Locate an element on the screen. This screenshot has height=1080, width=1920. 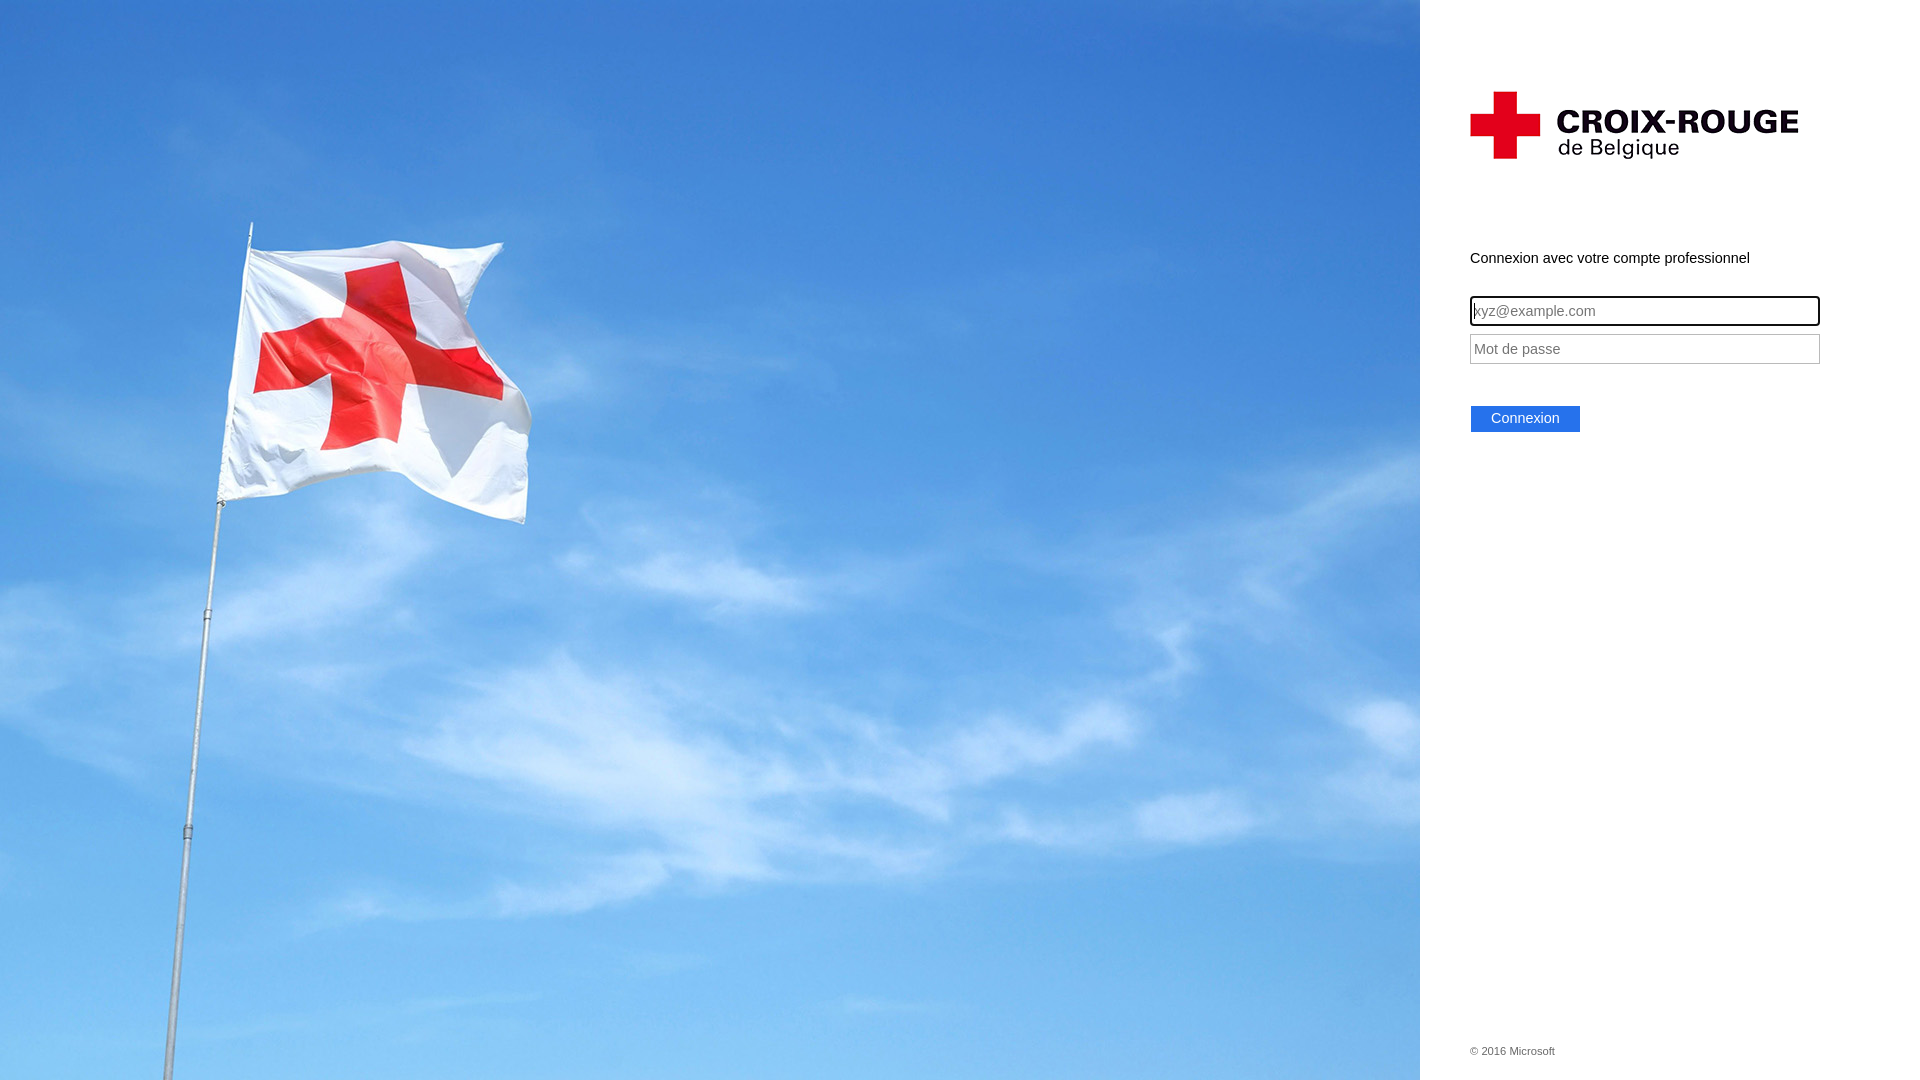
'Connexion' is located at coordinates (1524, 418).